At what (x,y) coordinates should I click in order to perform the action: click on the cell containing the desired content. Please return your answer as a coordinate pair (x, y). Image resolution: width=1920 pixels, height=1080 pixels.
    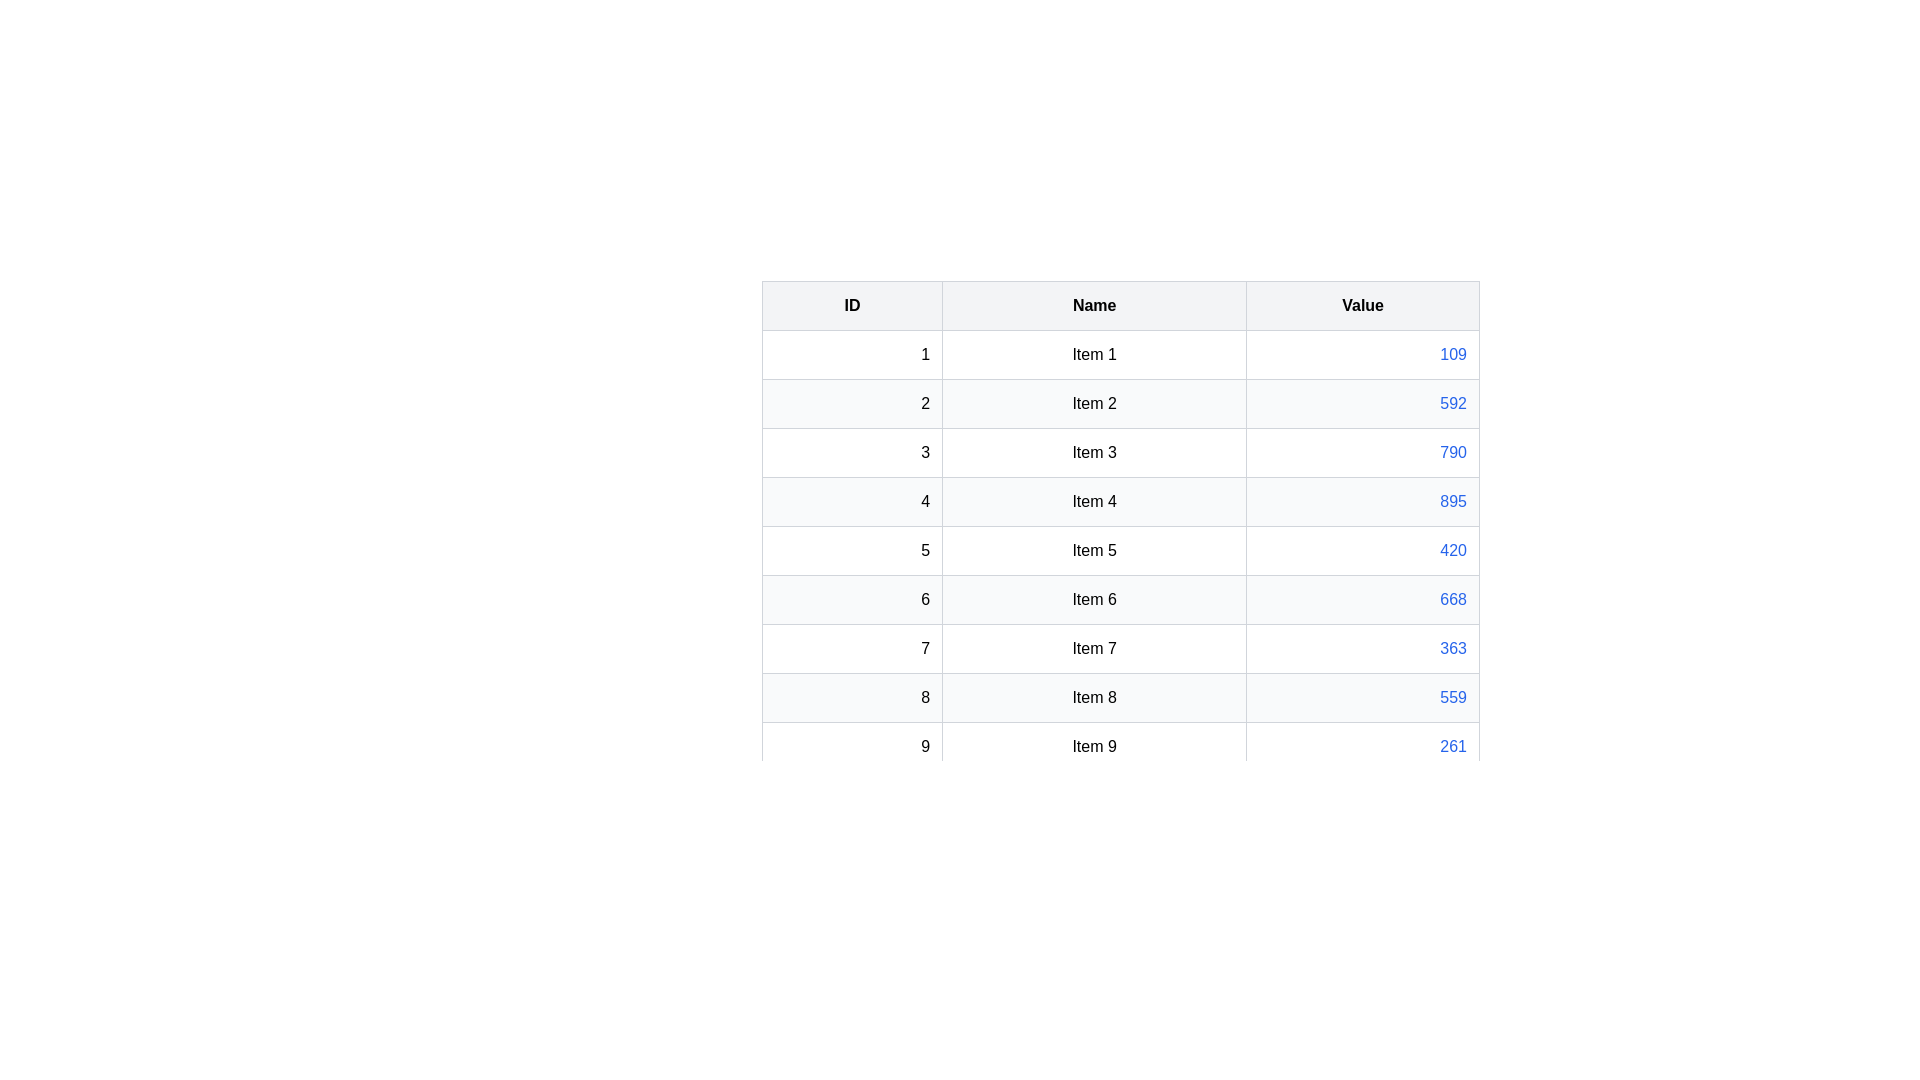
    Looking at the image, I should click on (1121, 353).